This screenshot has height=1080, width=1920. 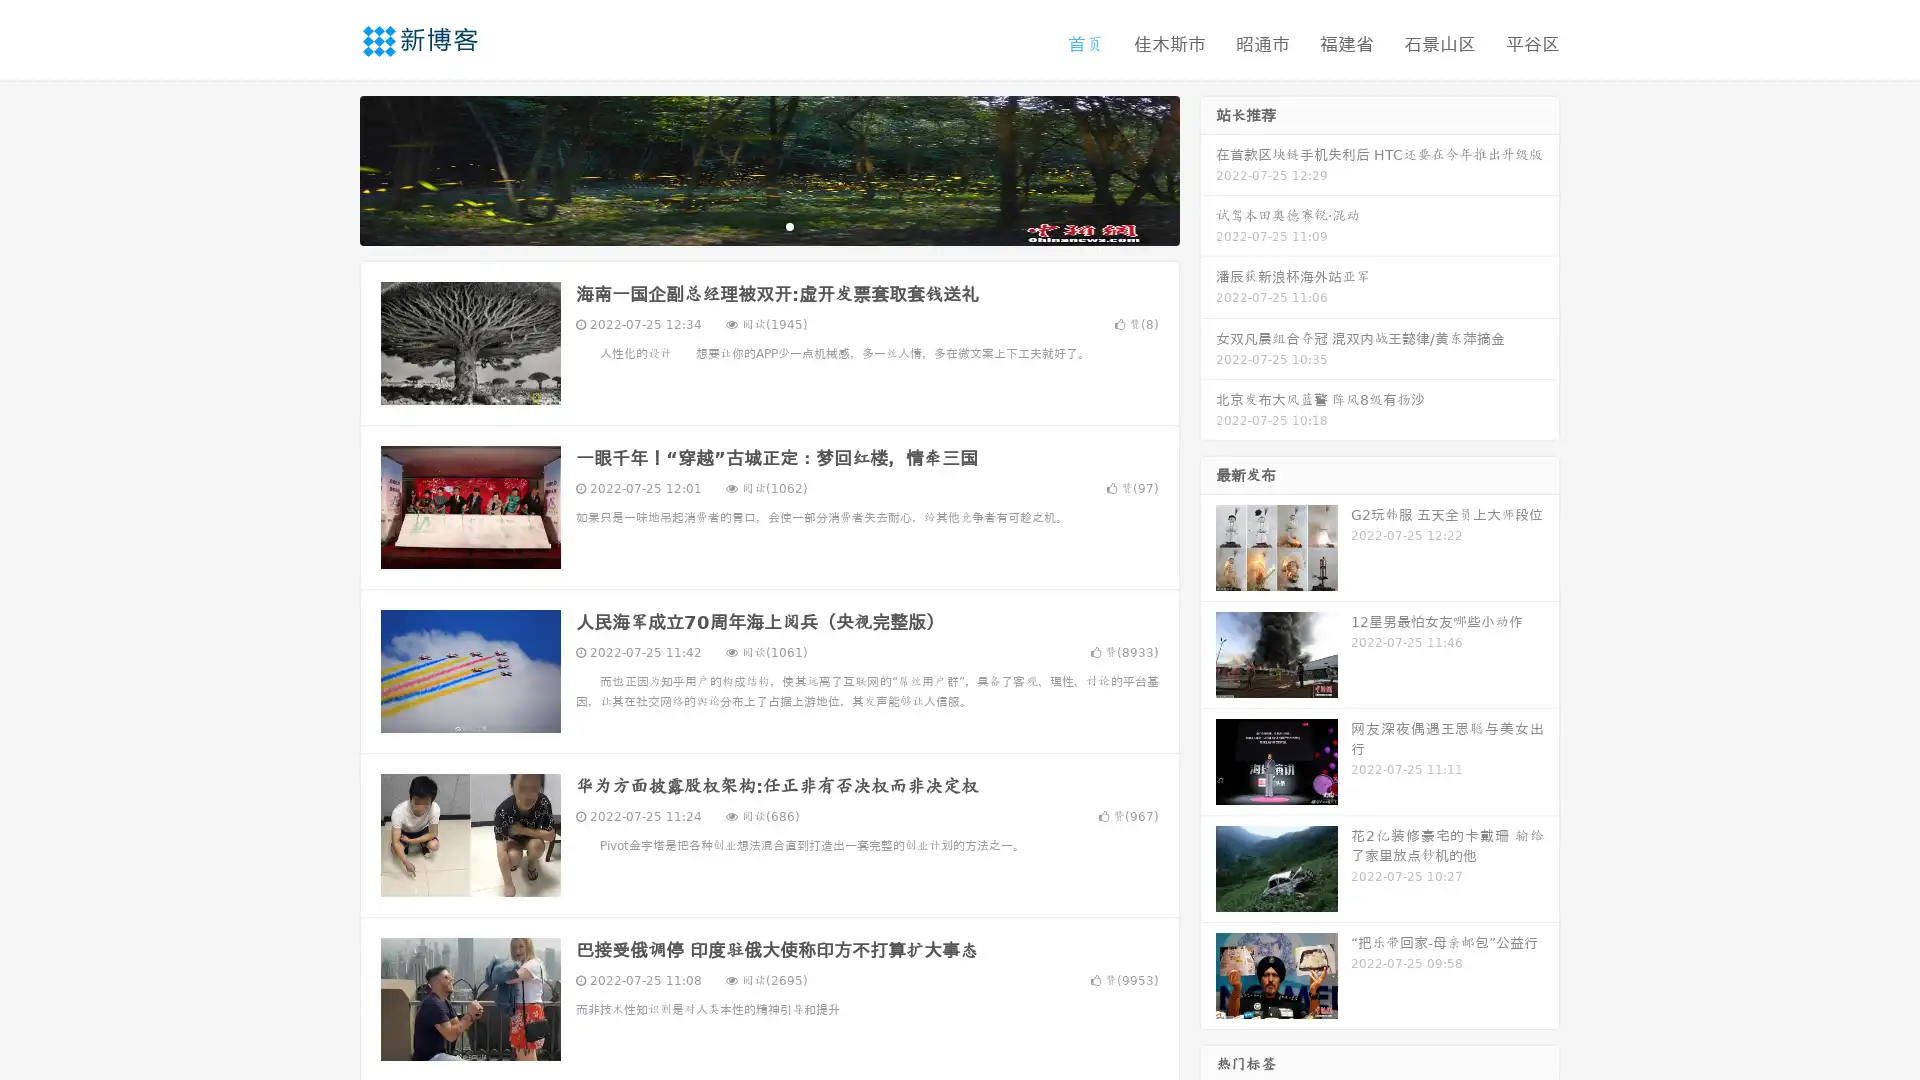 What do you see at coordinates (330, 168) in the screenshot?
I see `Previous slide` at bounding box center [330, 168].